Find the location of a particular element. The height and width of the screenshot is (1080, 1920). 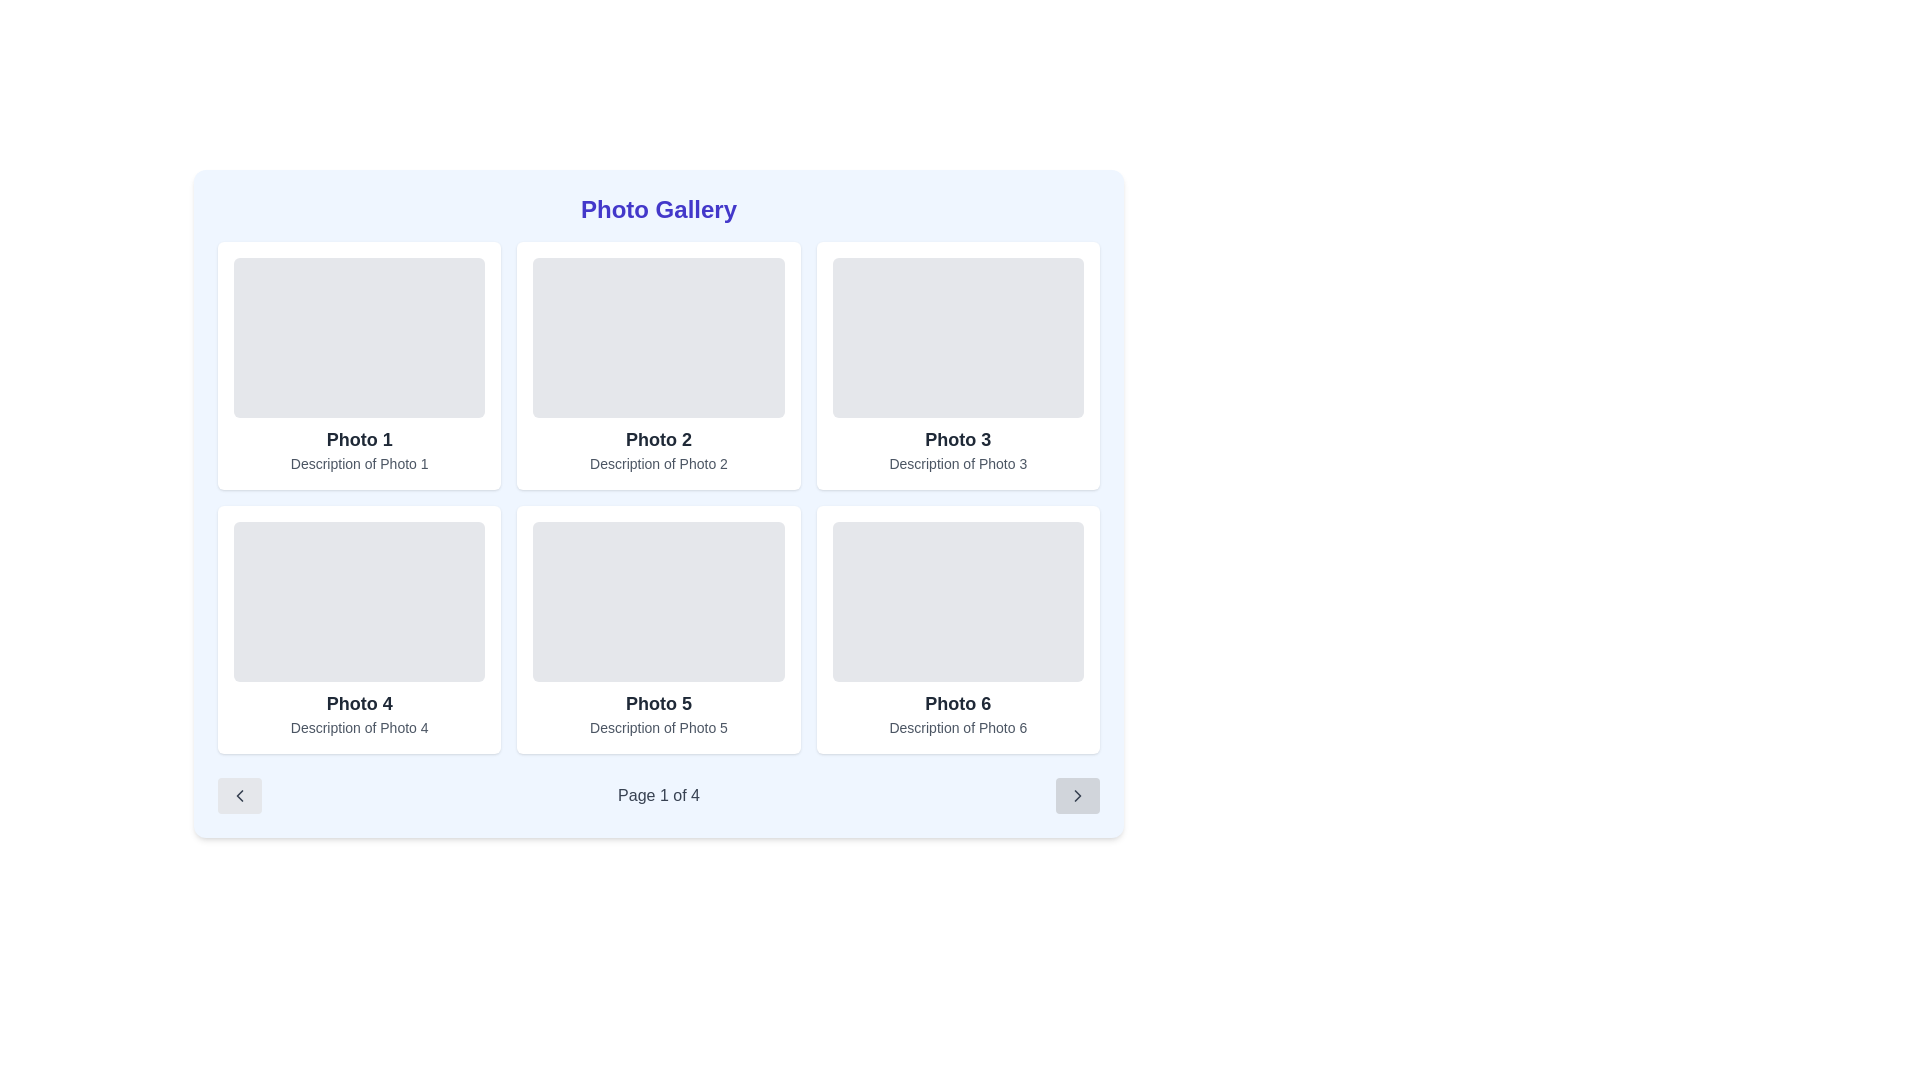

the text label element that displays 'Description of Photo 1', located directly beneath the 'Photo 1' title in the 'Photo Gallery' section is located at coordinates (359, 463).